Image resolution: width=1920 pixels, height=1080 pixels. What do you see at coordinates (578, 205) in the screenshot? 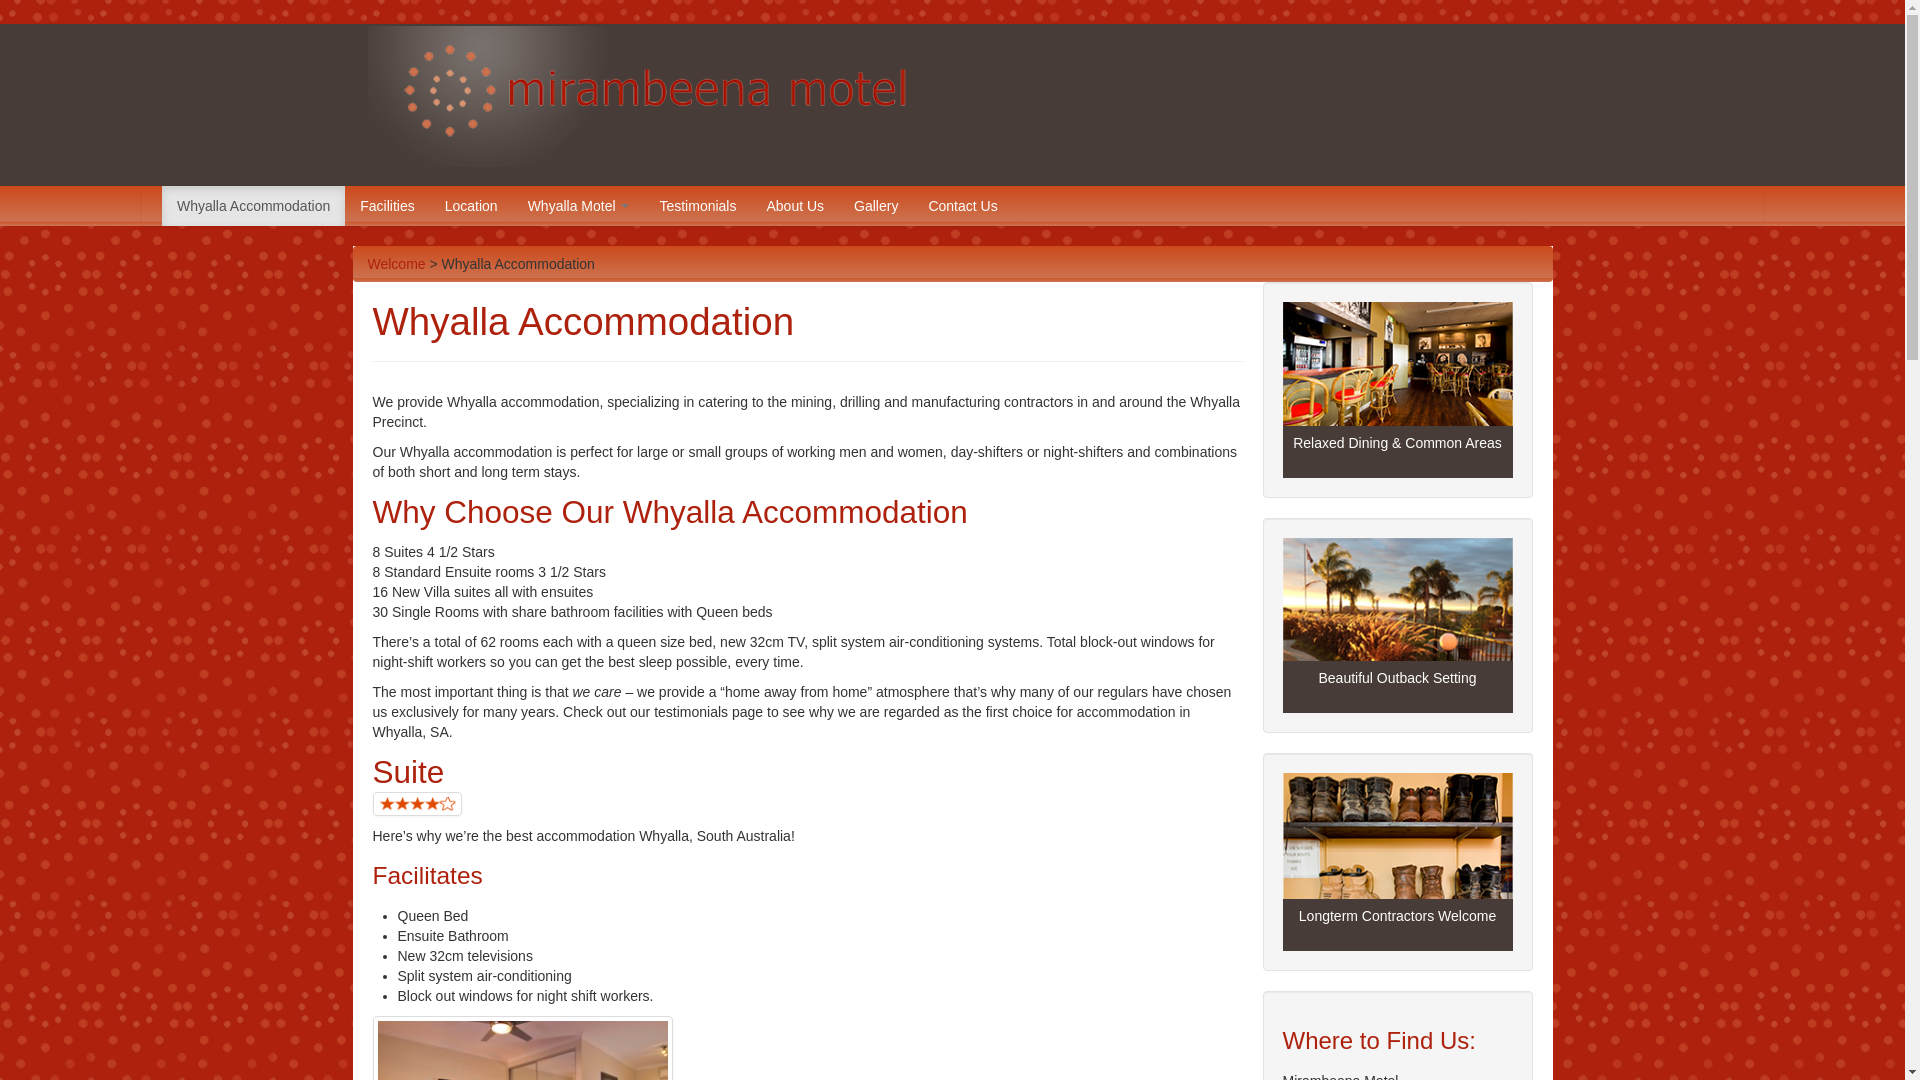
I see `'Whyalla Motel'` at bounding box center [578, 205].